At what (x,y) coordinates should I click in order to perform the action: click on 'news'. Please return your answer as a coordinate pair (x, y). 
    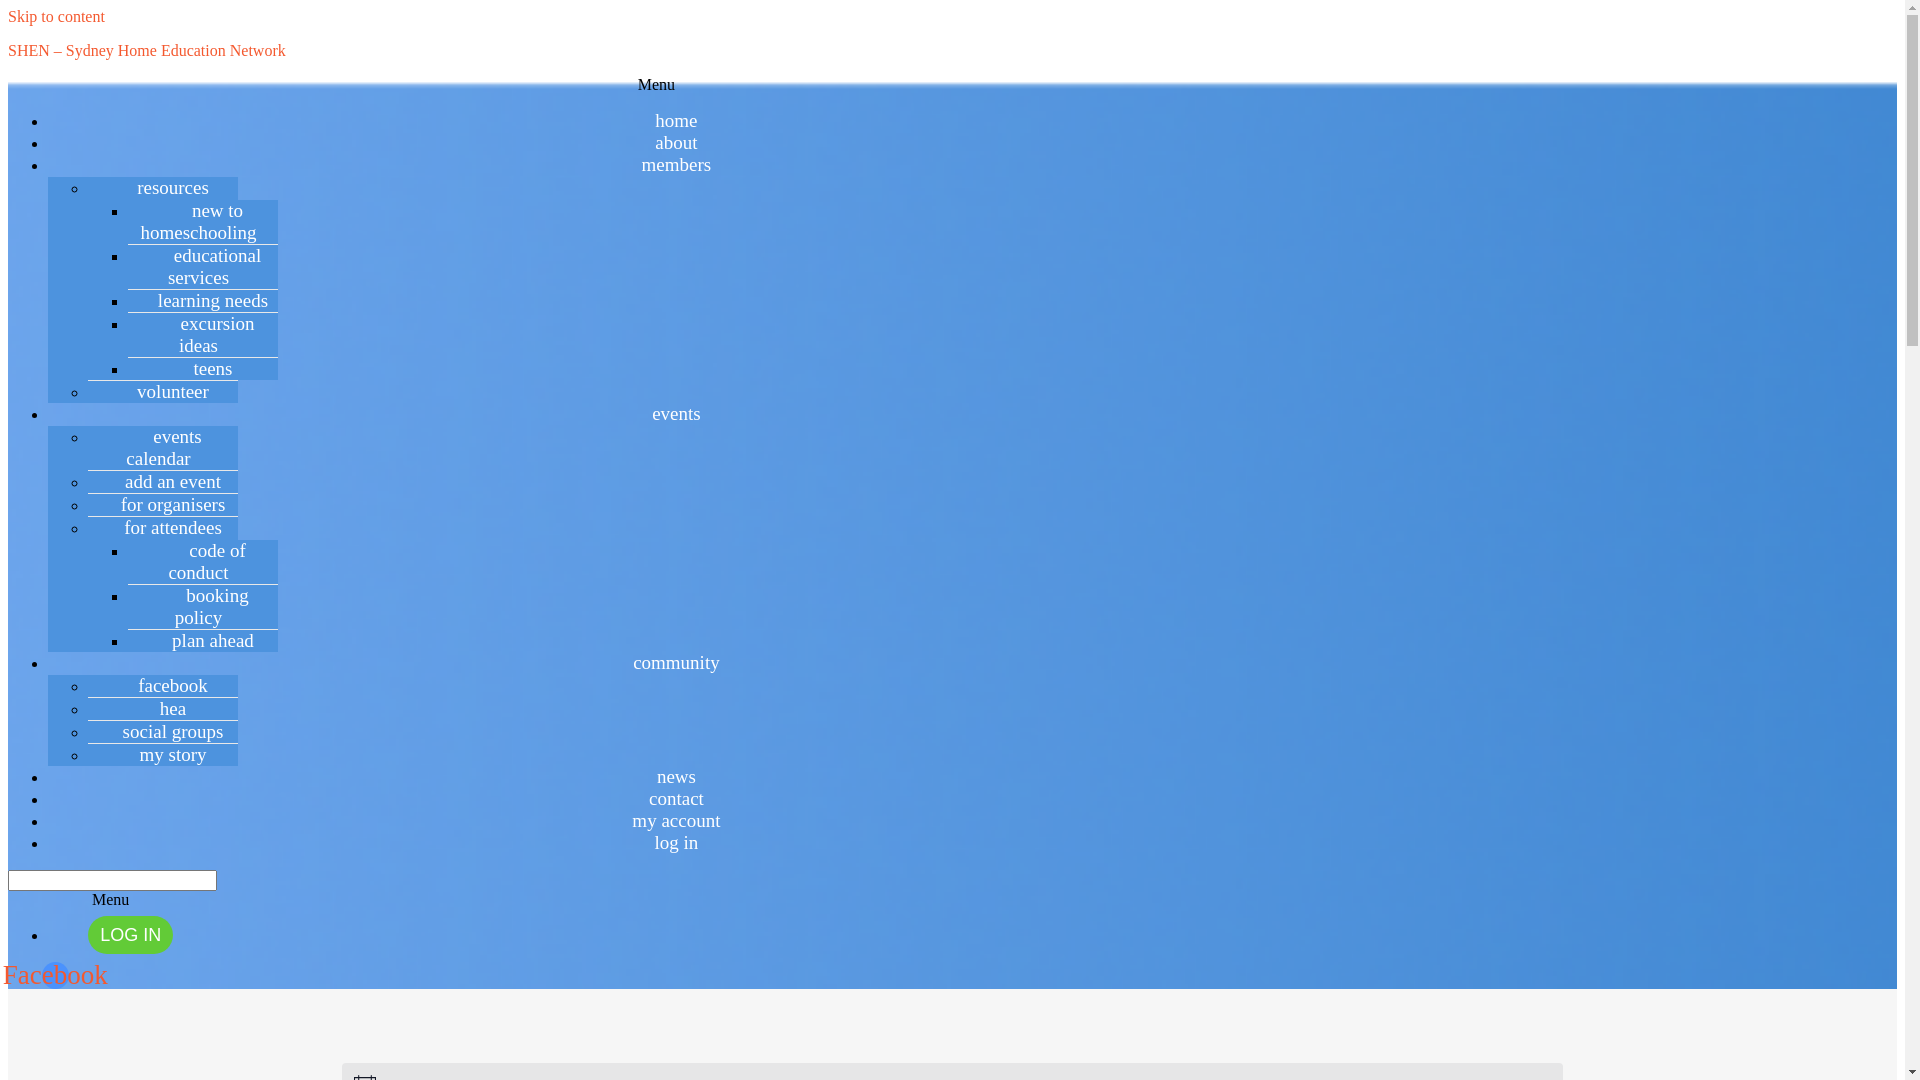
    Looking at the image, I should click on (676, 775).